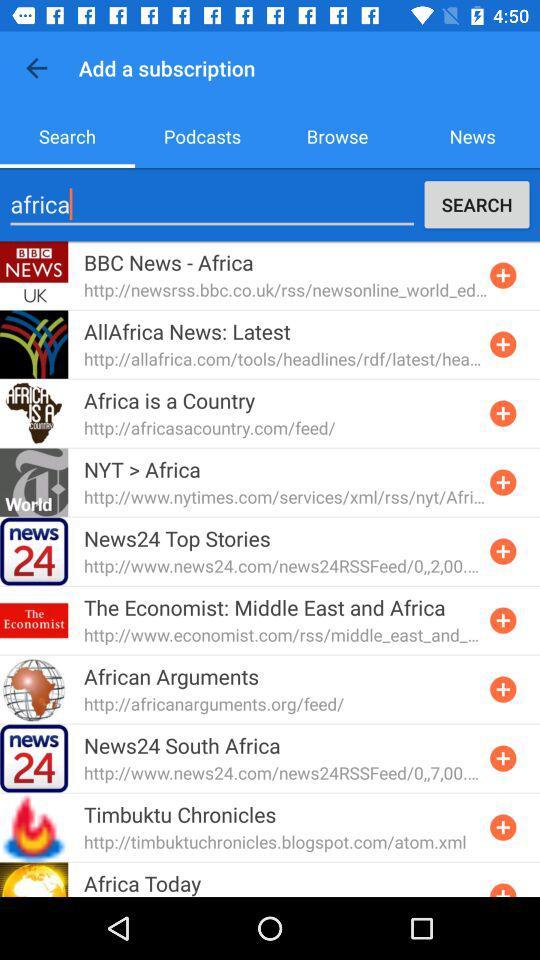 This screenshot has width=540, height=960. What do you see at coordinates (502, 481) in the screenshot?
I see `subscribe` at bounding box center [502, 481].